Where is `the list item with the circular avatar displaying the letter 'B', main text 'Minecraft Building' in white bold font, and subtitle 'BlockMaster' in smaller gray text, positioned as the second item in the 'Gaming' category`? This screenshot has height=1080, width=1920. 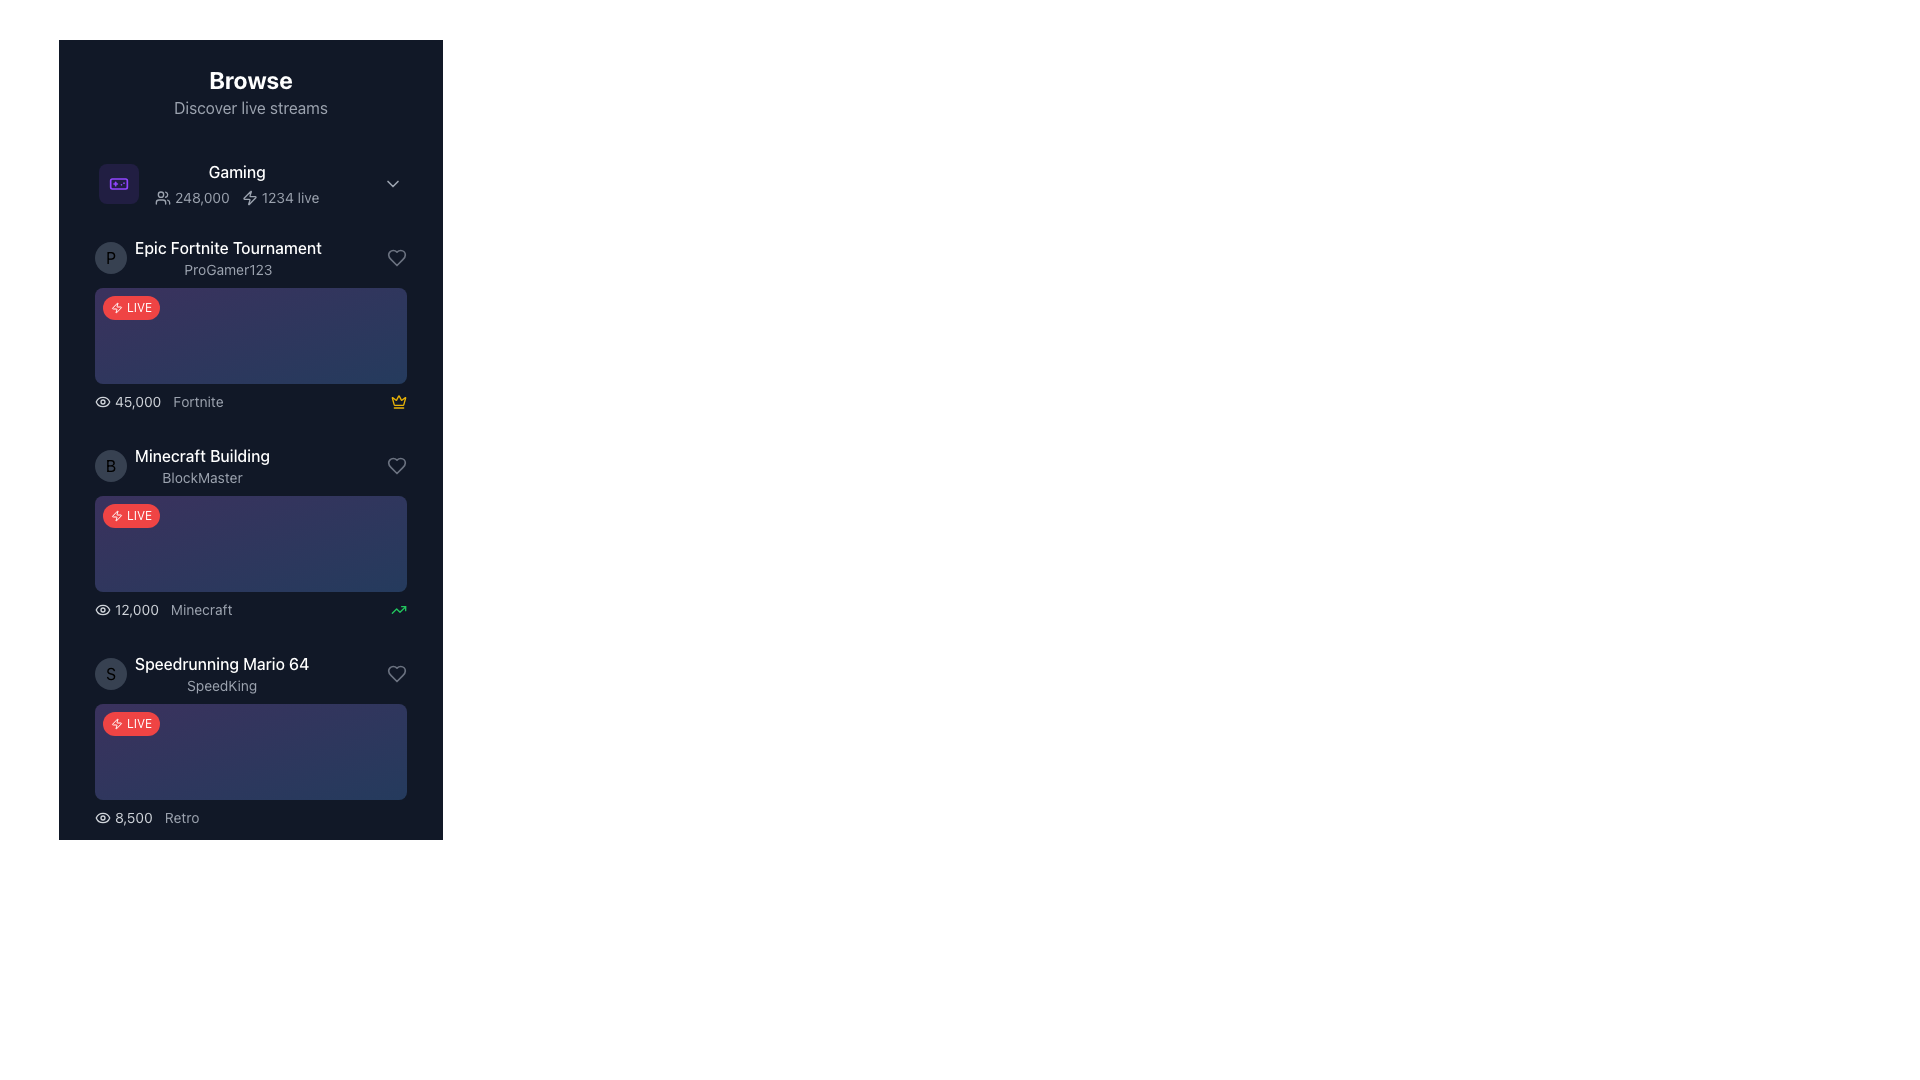 the list item with the circular avatar displaying the letter 'B', main text 'Minecraft Building' in white bold font, and subtitle 'BlockMaster' in smaller gray text, positioned as the second item in the 'Gaming' category is located at coordinates (182, 466).